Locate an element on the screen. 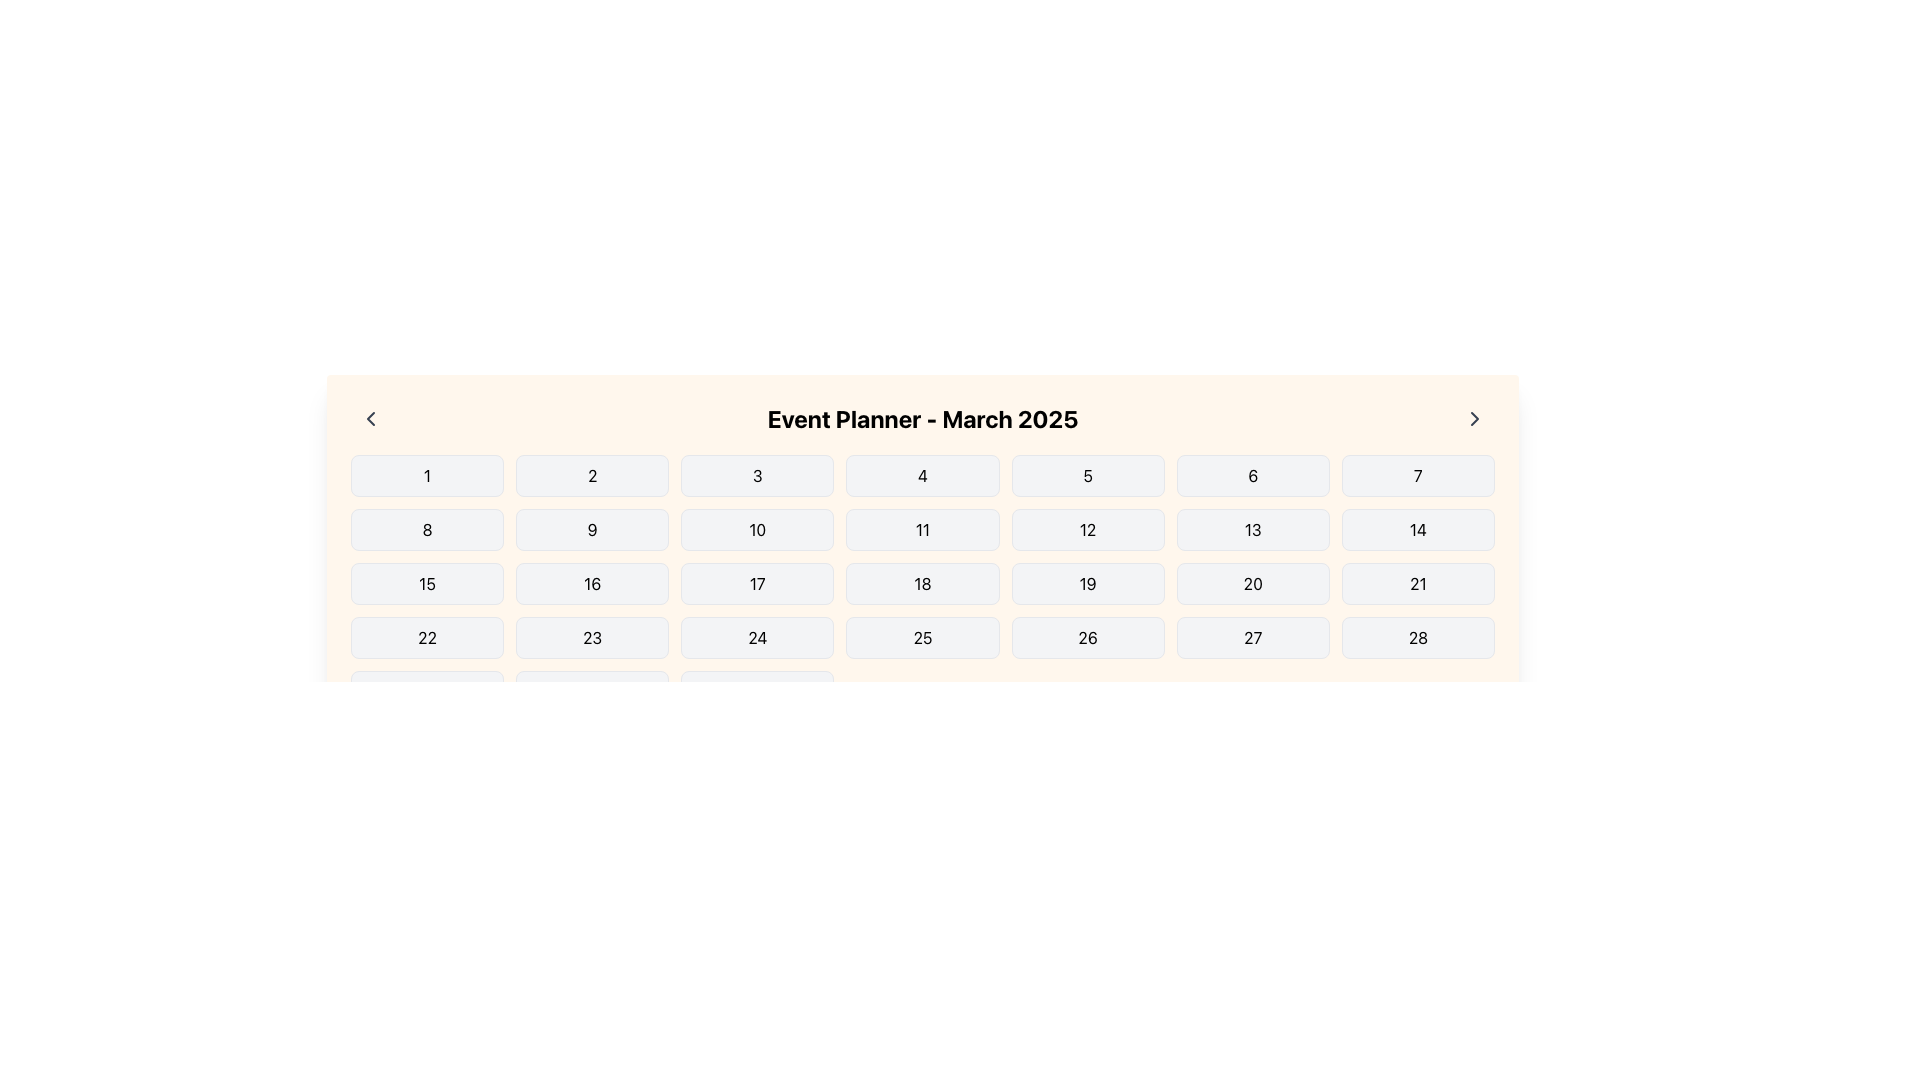 The image size is (1920, 1080). the number '18' displayed in bold black text on a light gray background within the calendar interface is located at coordinates (921, 583).